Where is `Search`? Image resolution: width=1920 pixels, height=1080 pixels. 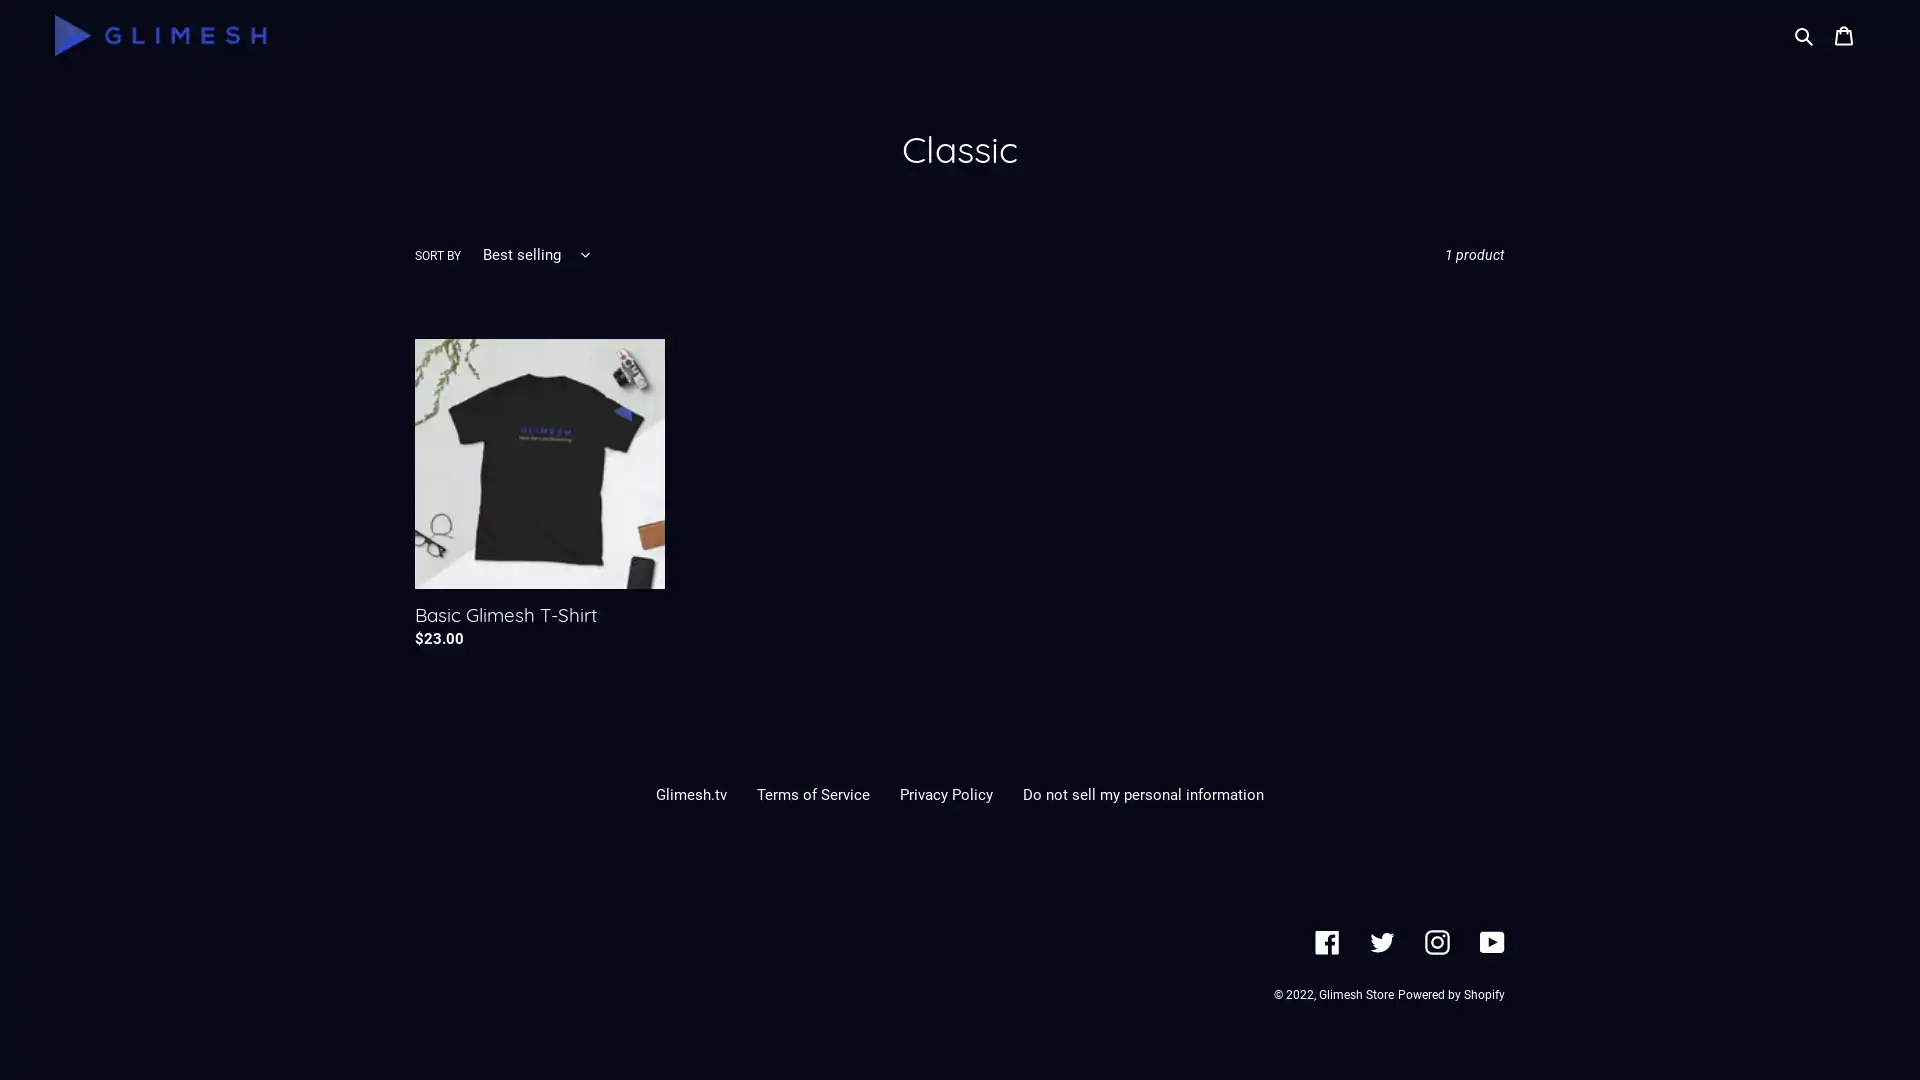
Search is located at coordinates (1805, 34).